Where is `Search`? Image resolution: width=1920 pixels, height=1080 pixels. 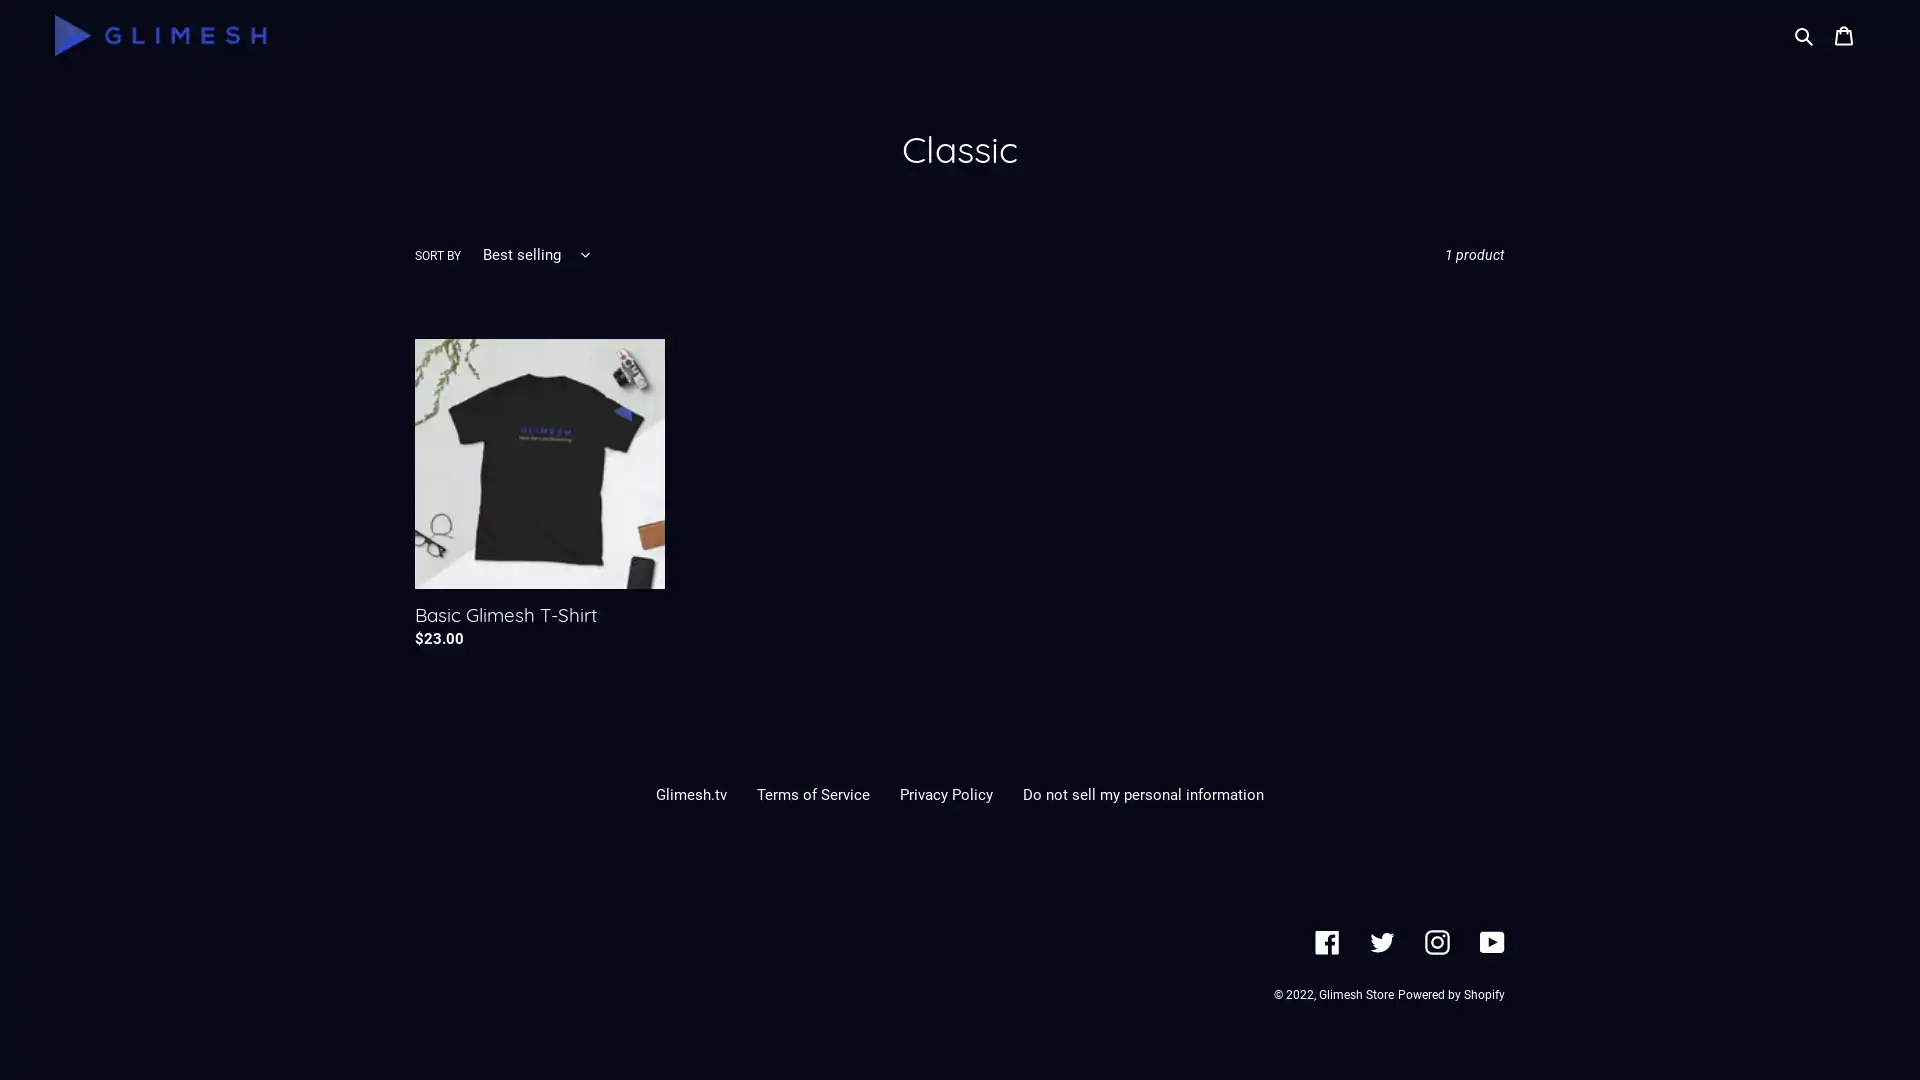
Search is located at coordinates (1805, 34).